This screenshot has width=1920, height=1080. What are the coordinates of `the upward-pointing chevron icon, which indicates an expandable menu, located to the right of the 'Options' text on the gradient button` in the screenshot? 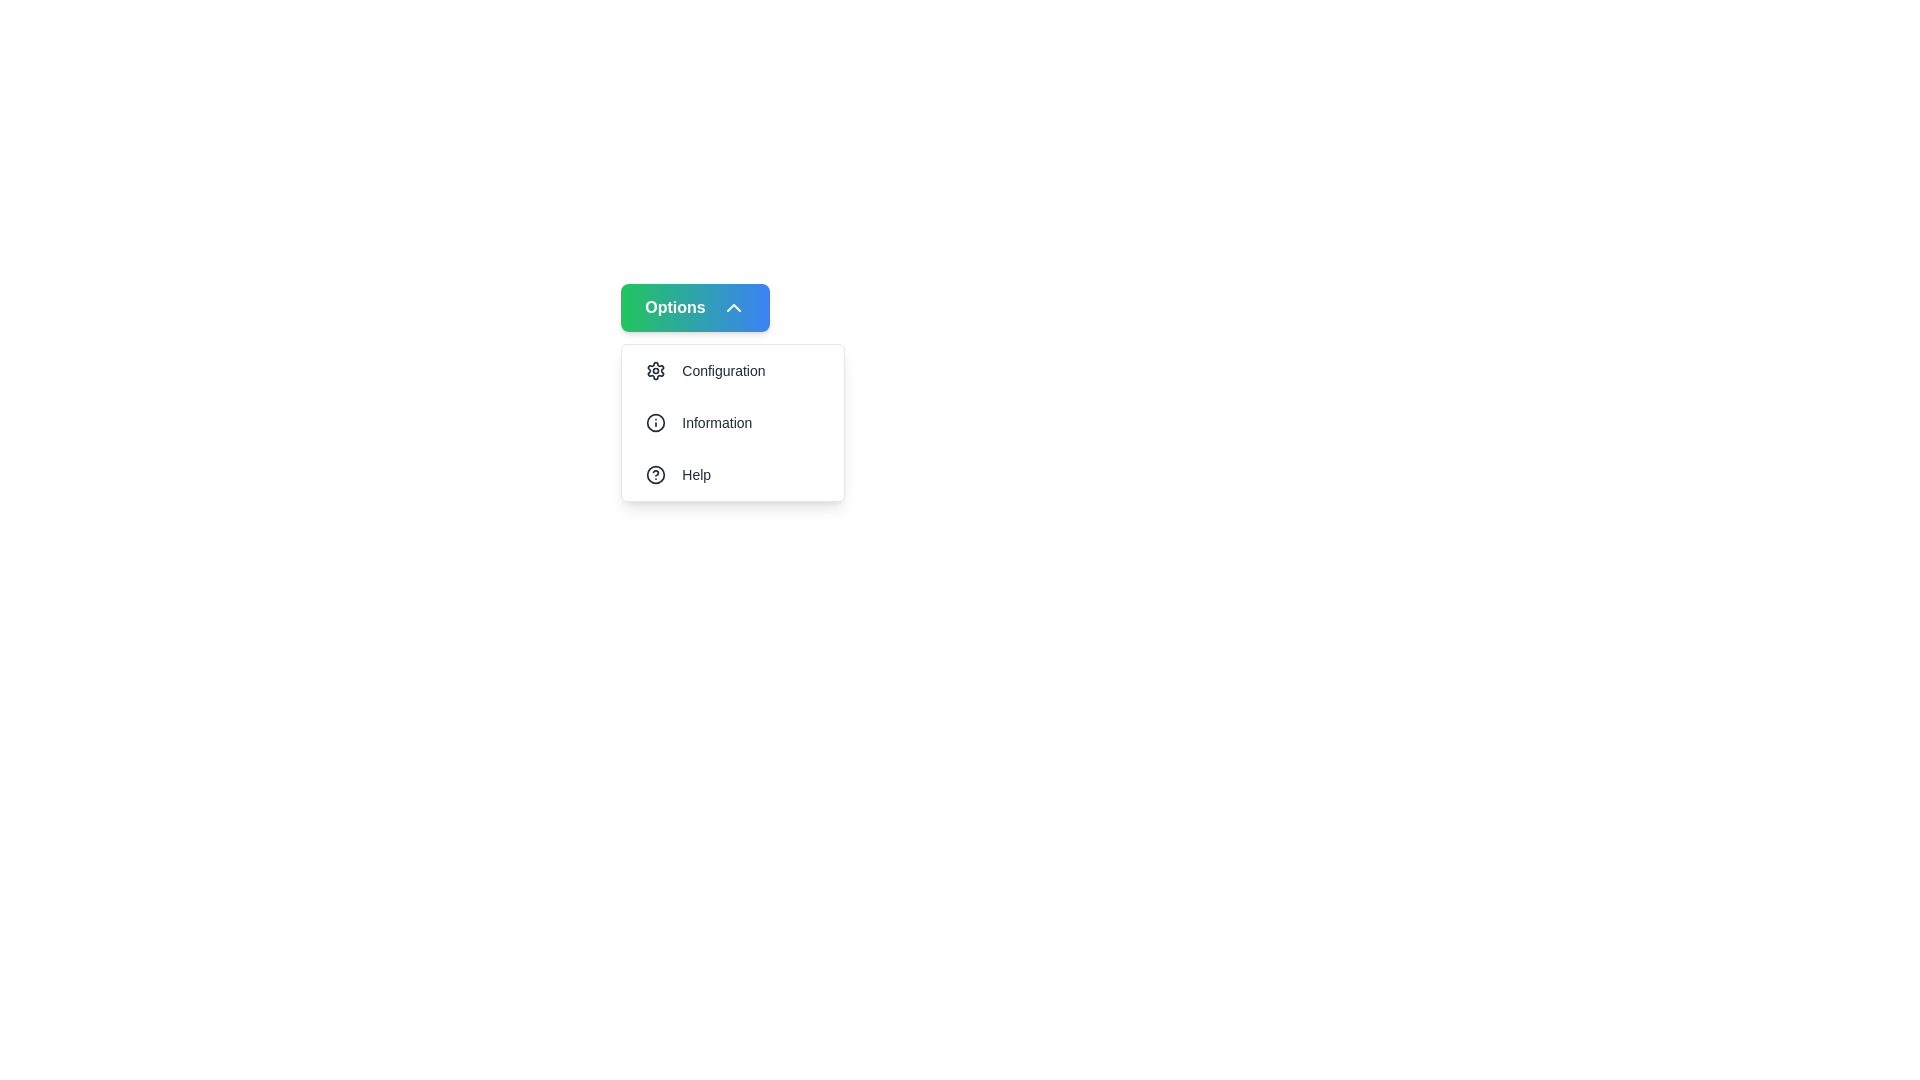 It's located at (732, 308).